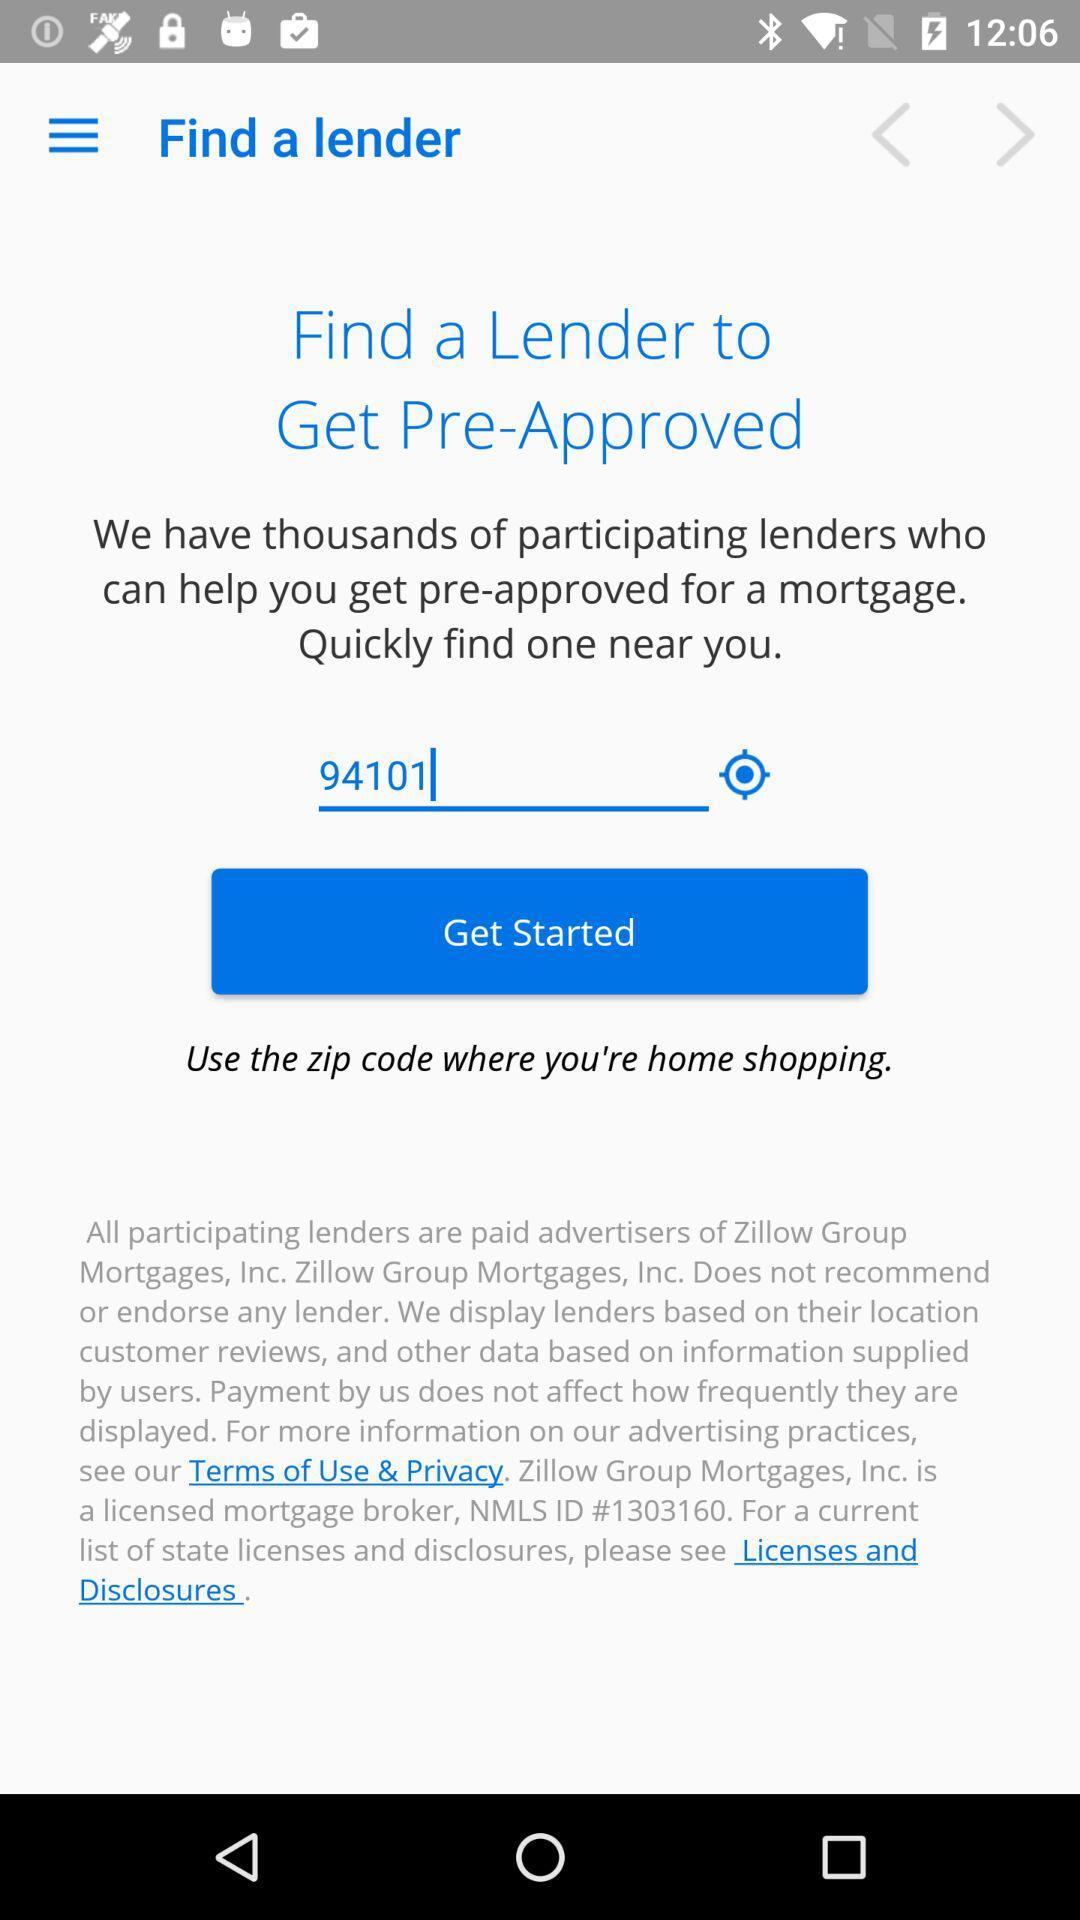 The width and height of the screenshot is (1080, 1920). I want to click on item above the we have thousands item, so click(72, 135).